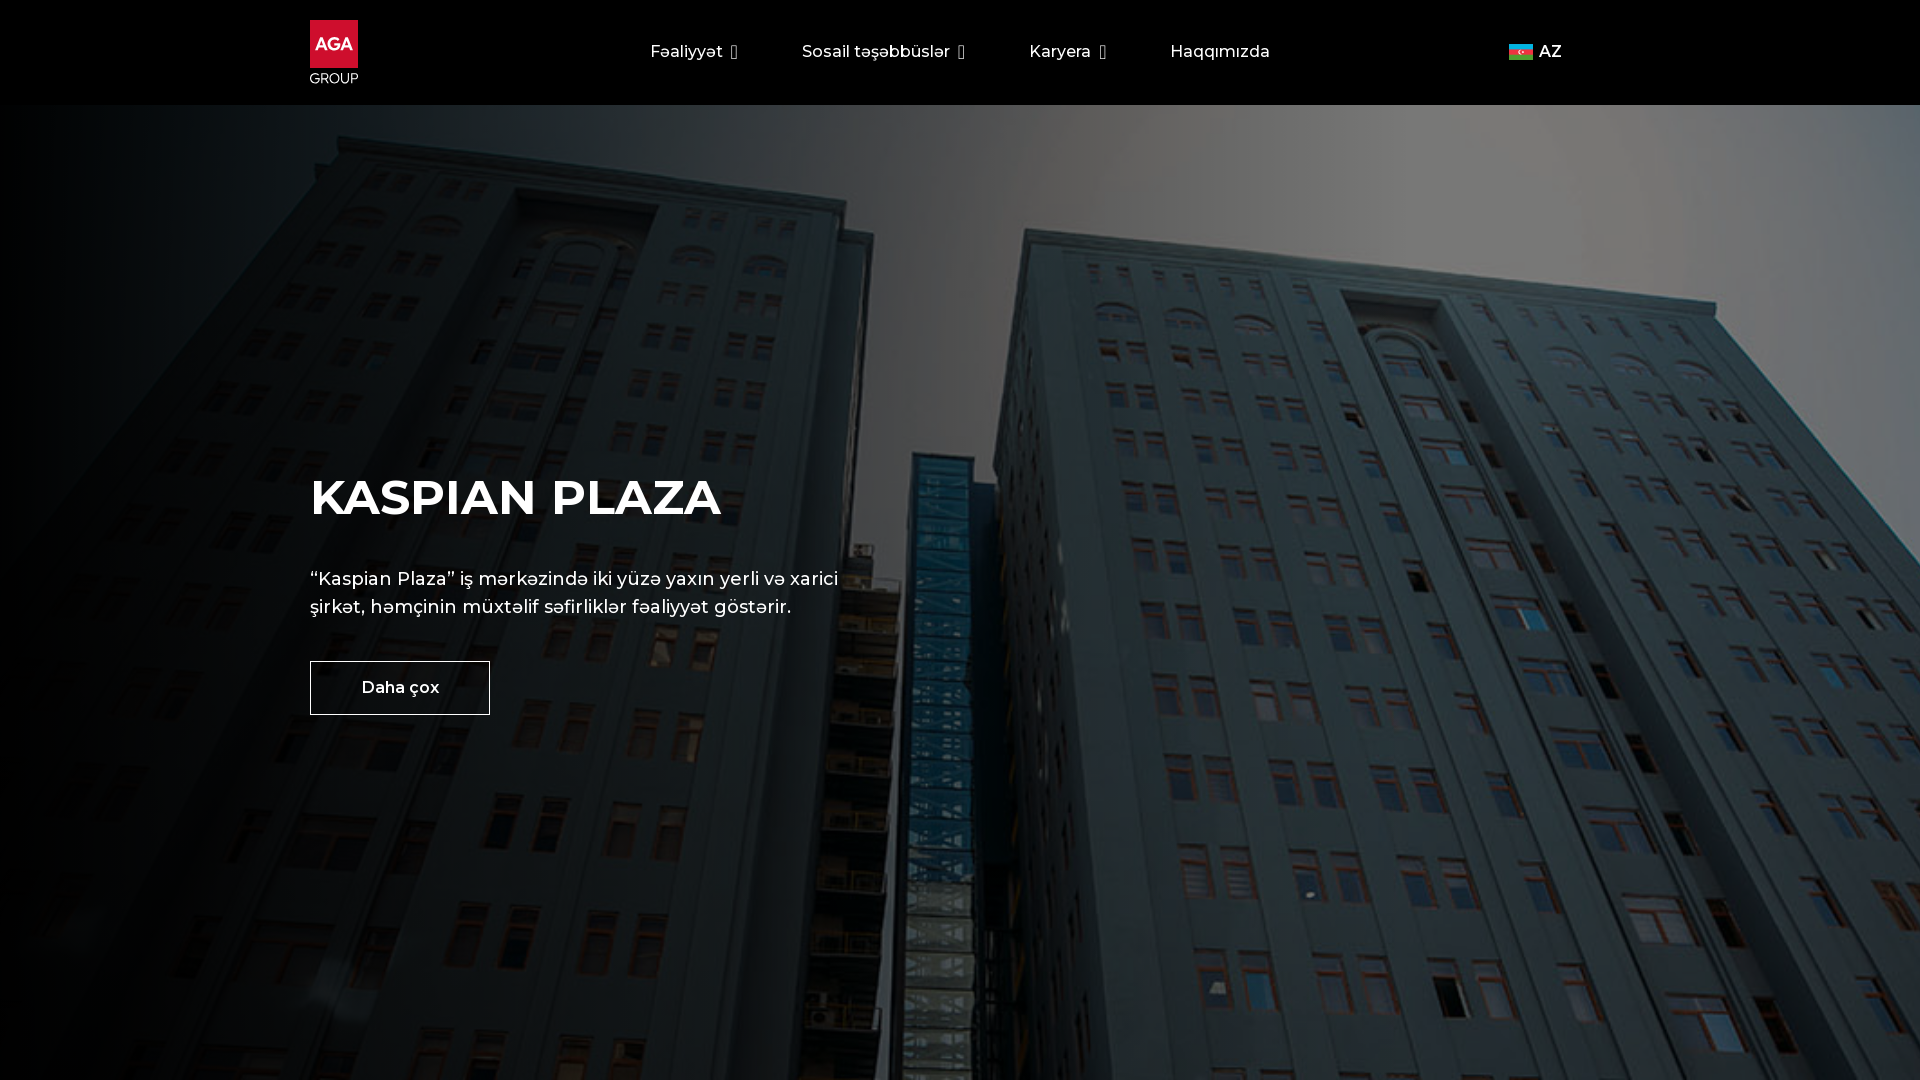 The height and width of the screenshot is (1080, 1920). I want to click on 'Karyera', so click(1066, 50).